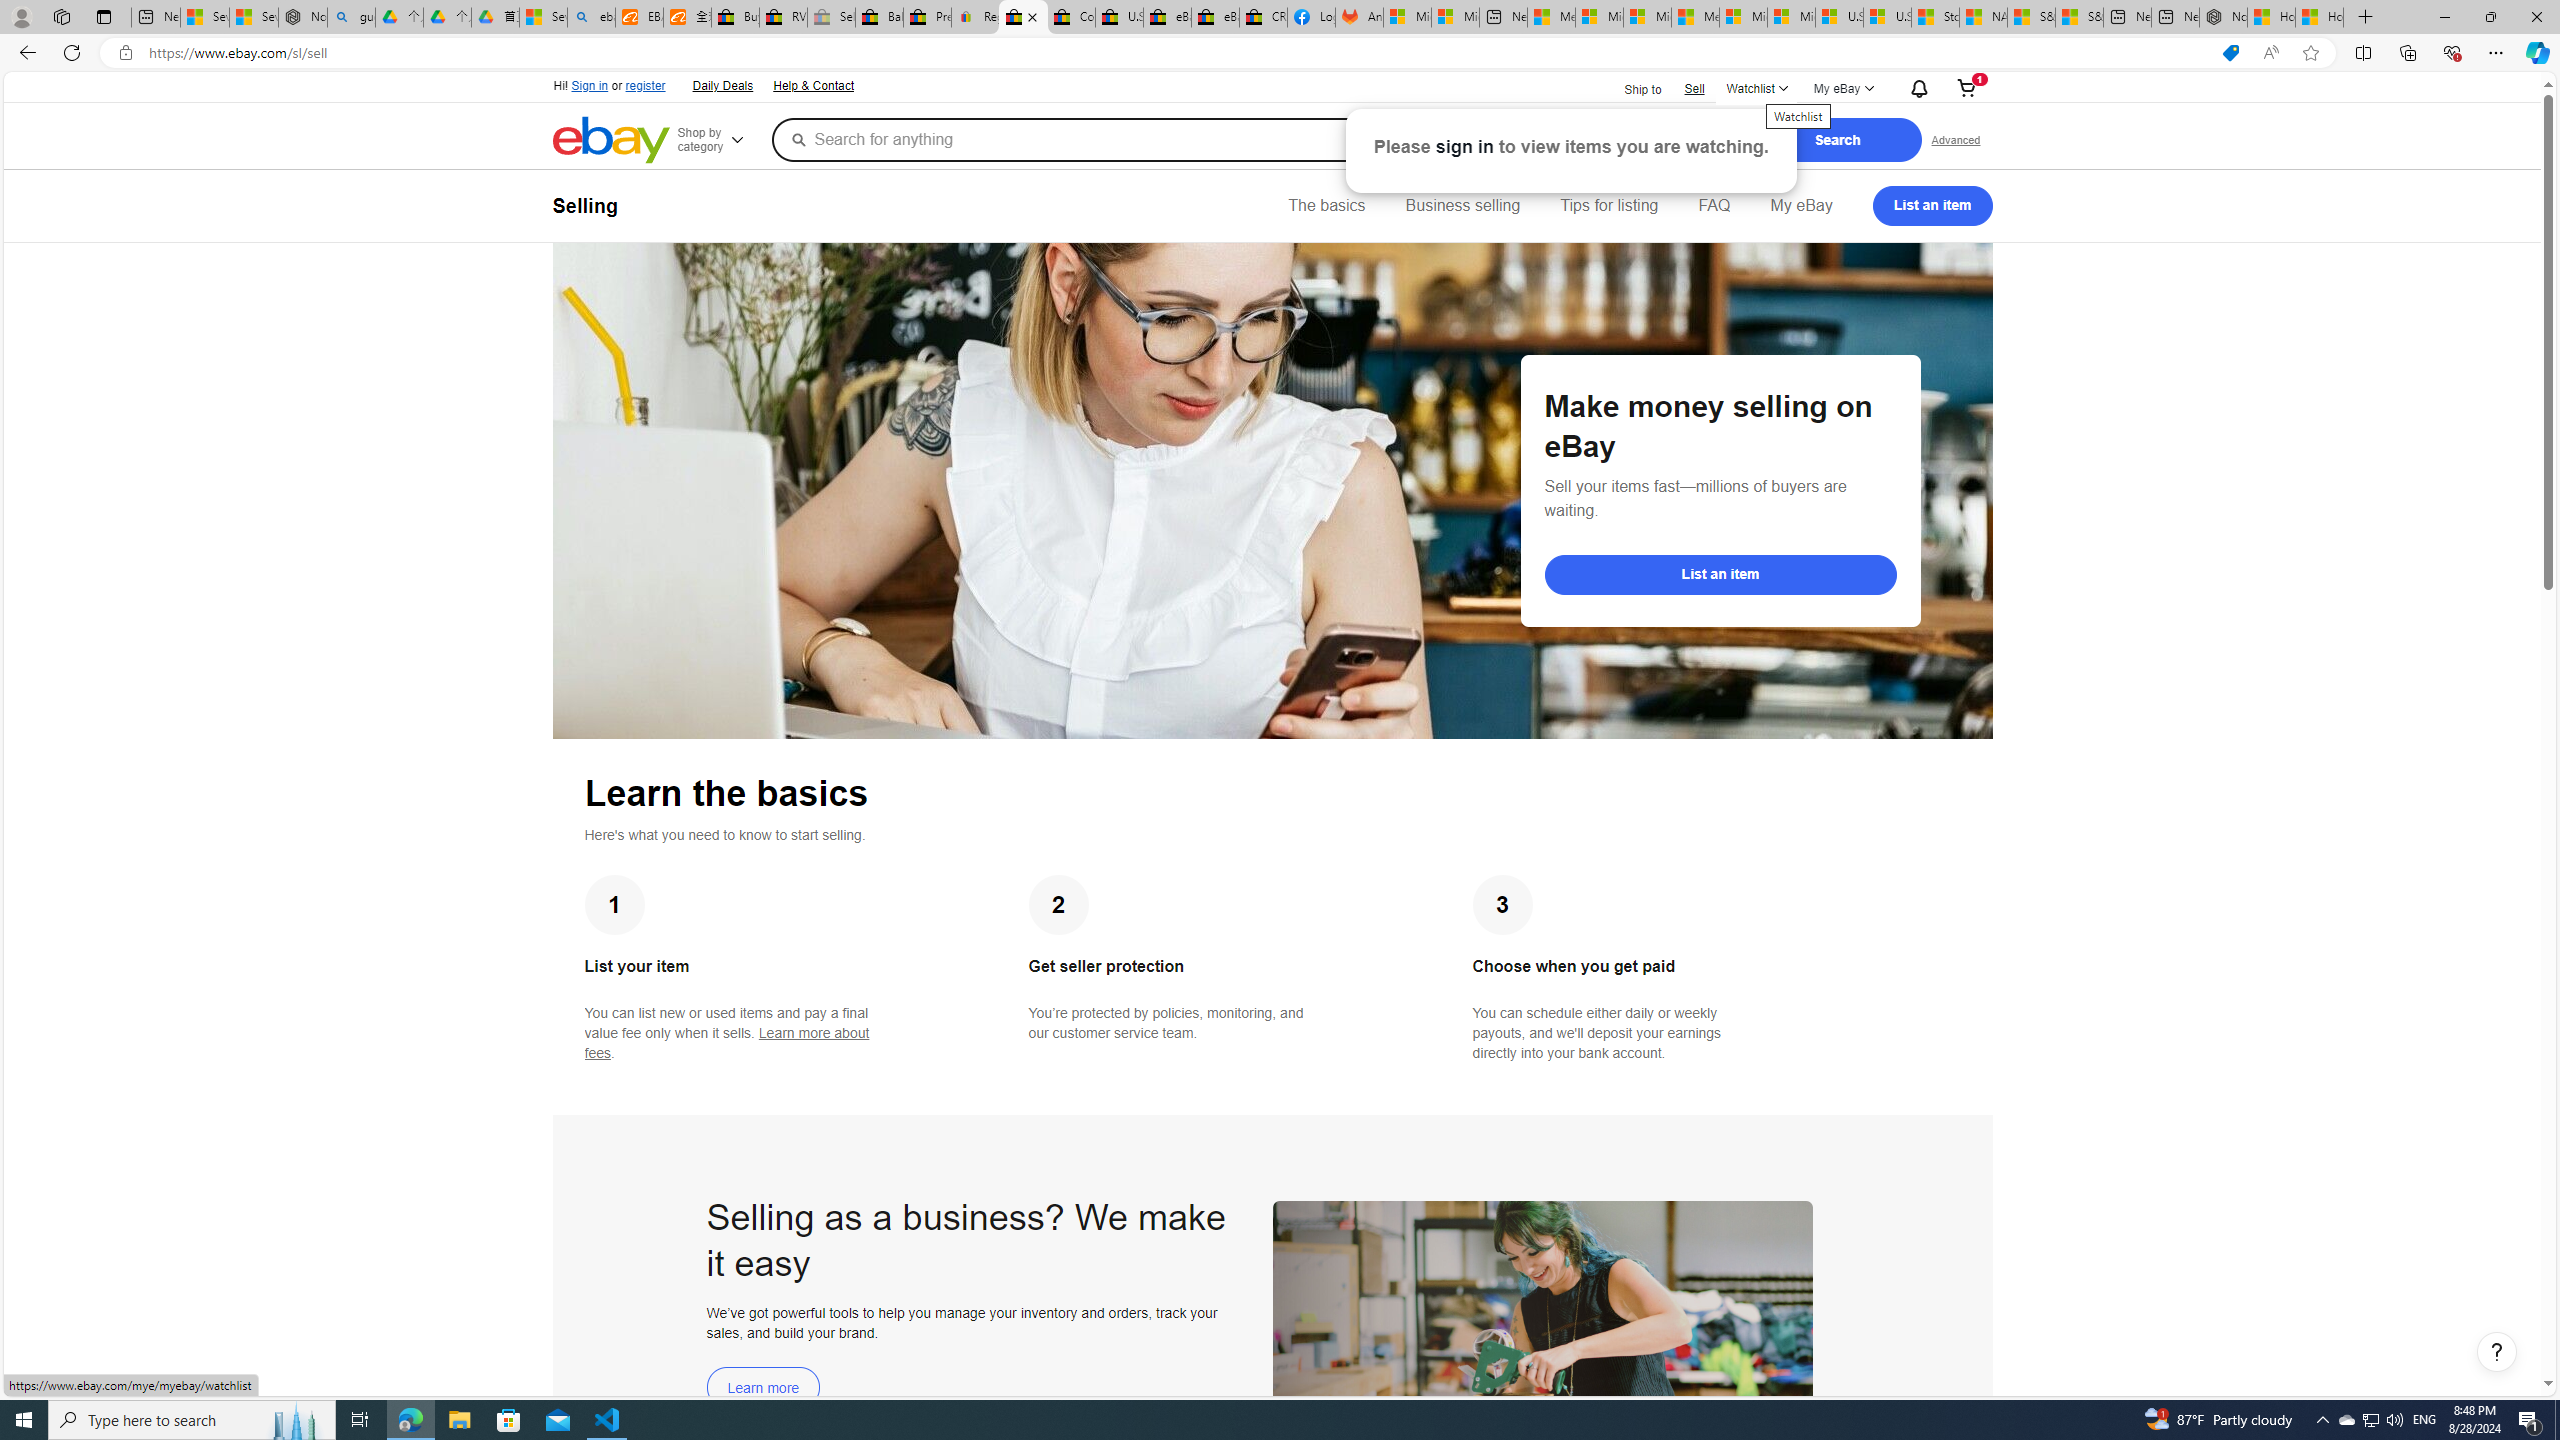  I want to click on 'Help & Contact', so click(814, 87).